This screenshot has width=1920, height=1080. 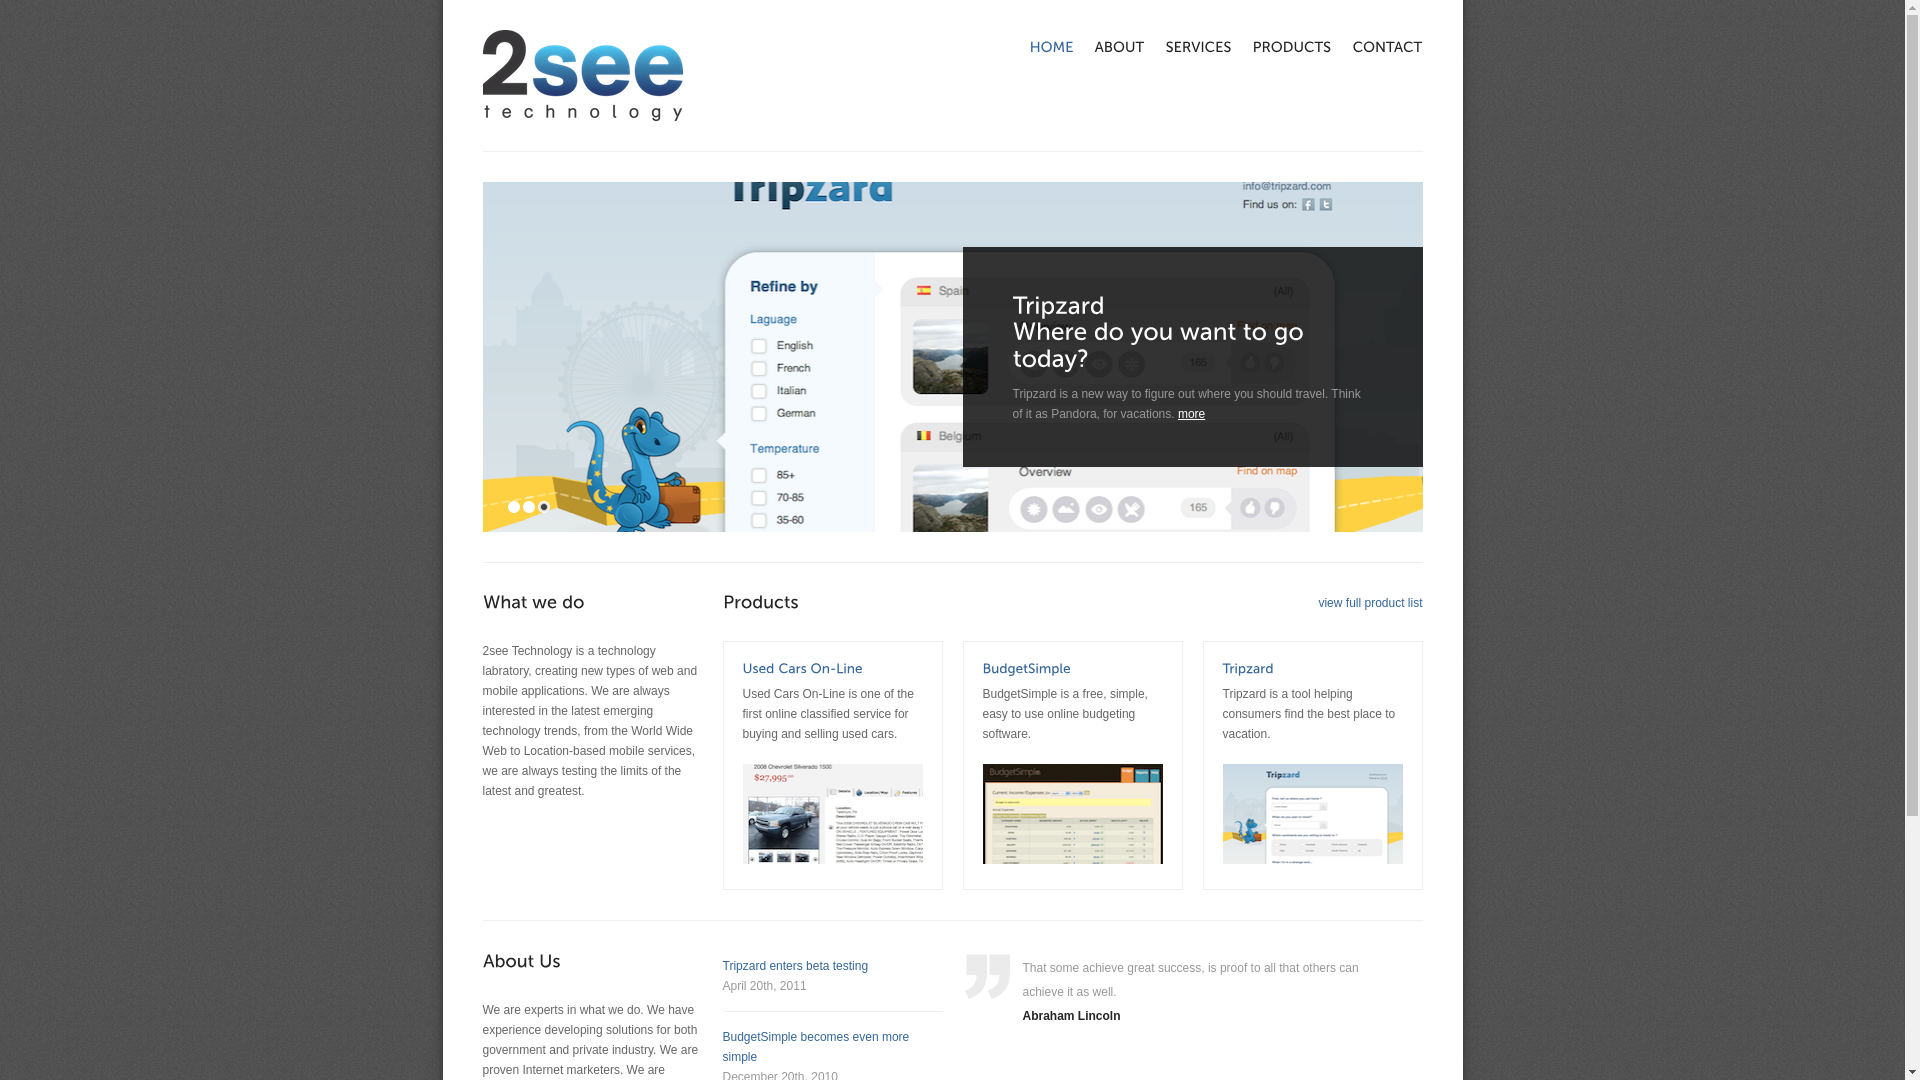 What do you see at coordinates (720, 1045) in the screenshot?
I see `'BudgetSimple becomes even more simple'` at bounding box center [720, 1045].